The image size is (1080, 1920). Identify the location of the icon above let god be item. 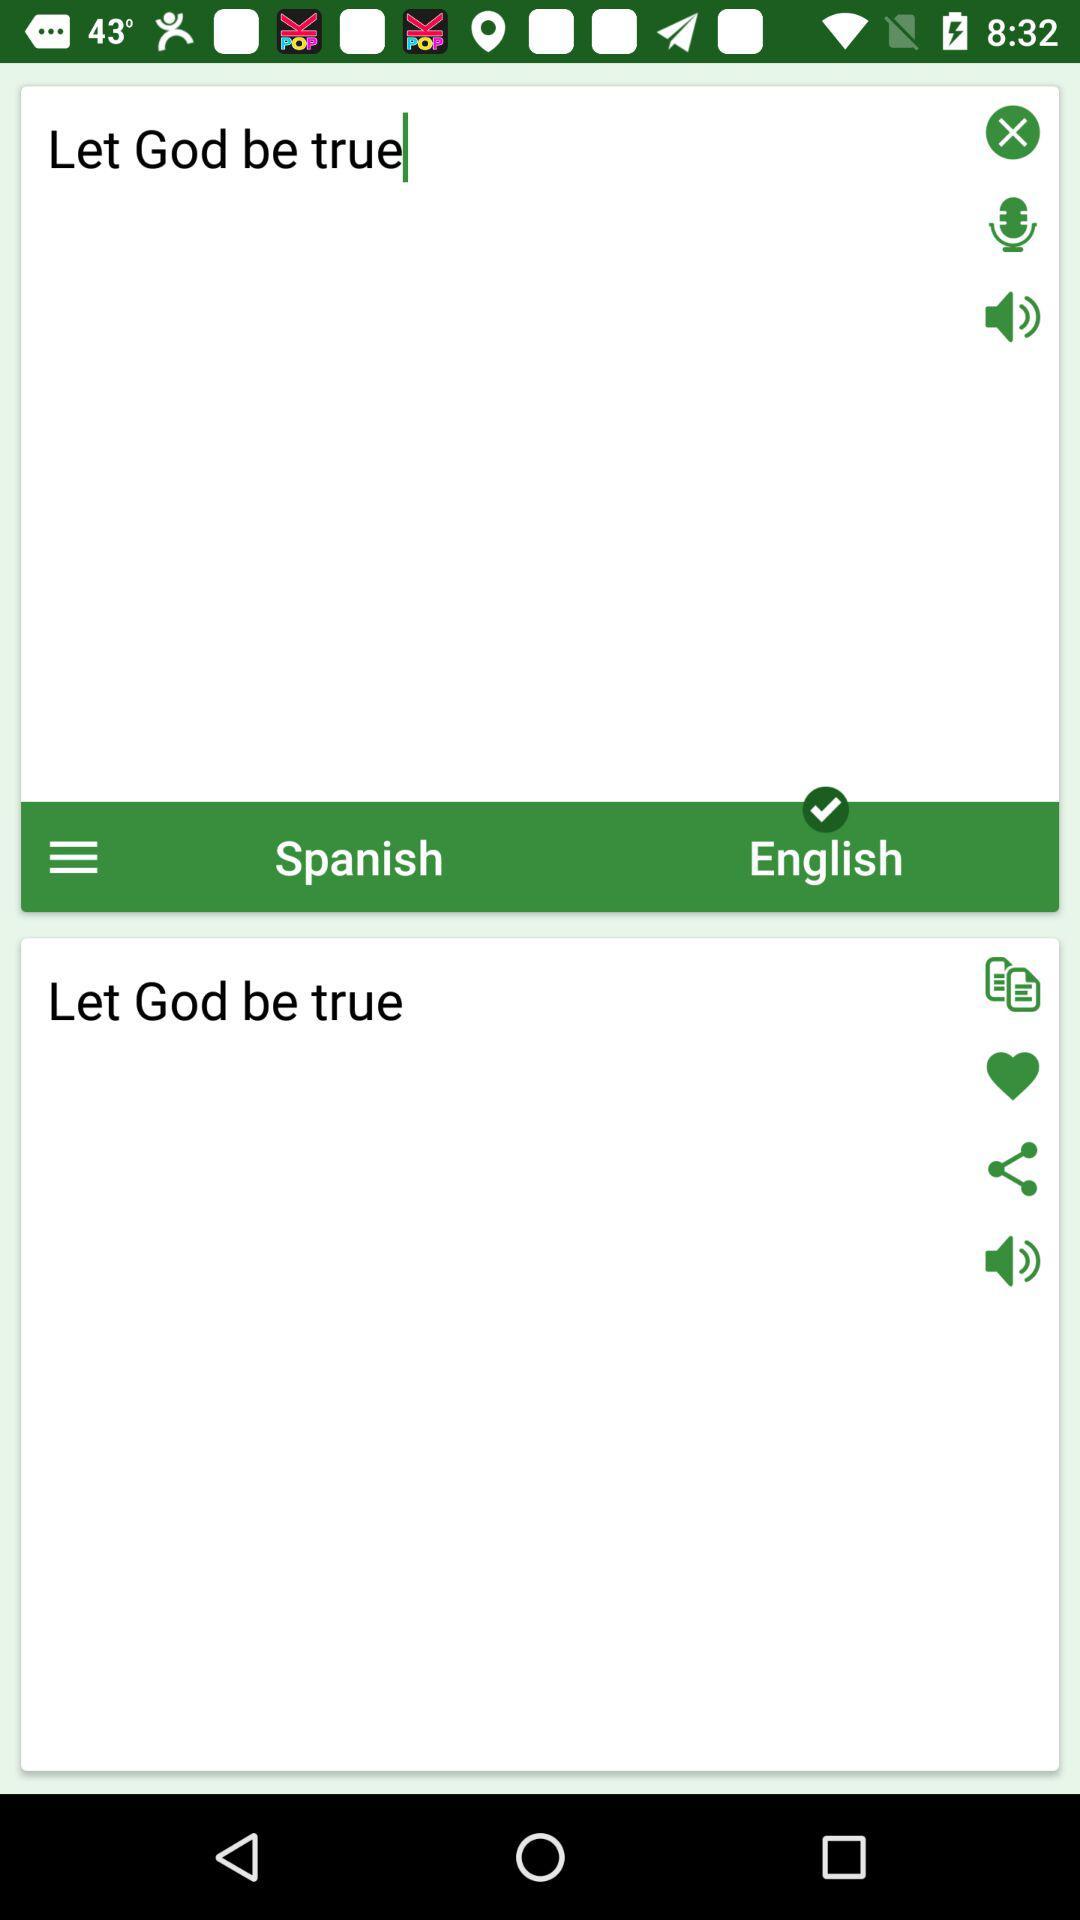
(72, 856).